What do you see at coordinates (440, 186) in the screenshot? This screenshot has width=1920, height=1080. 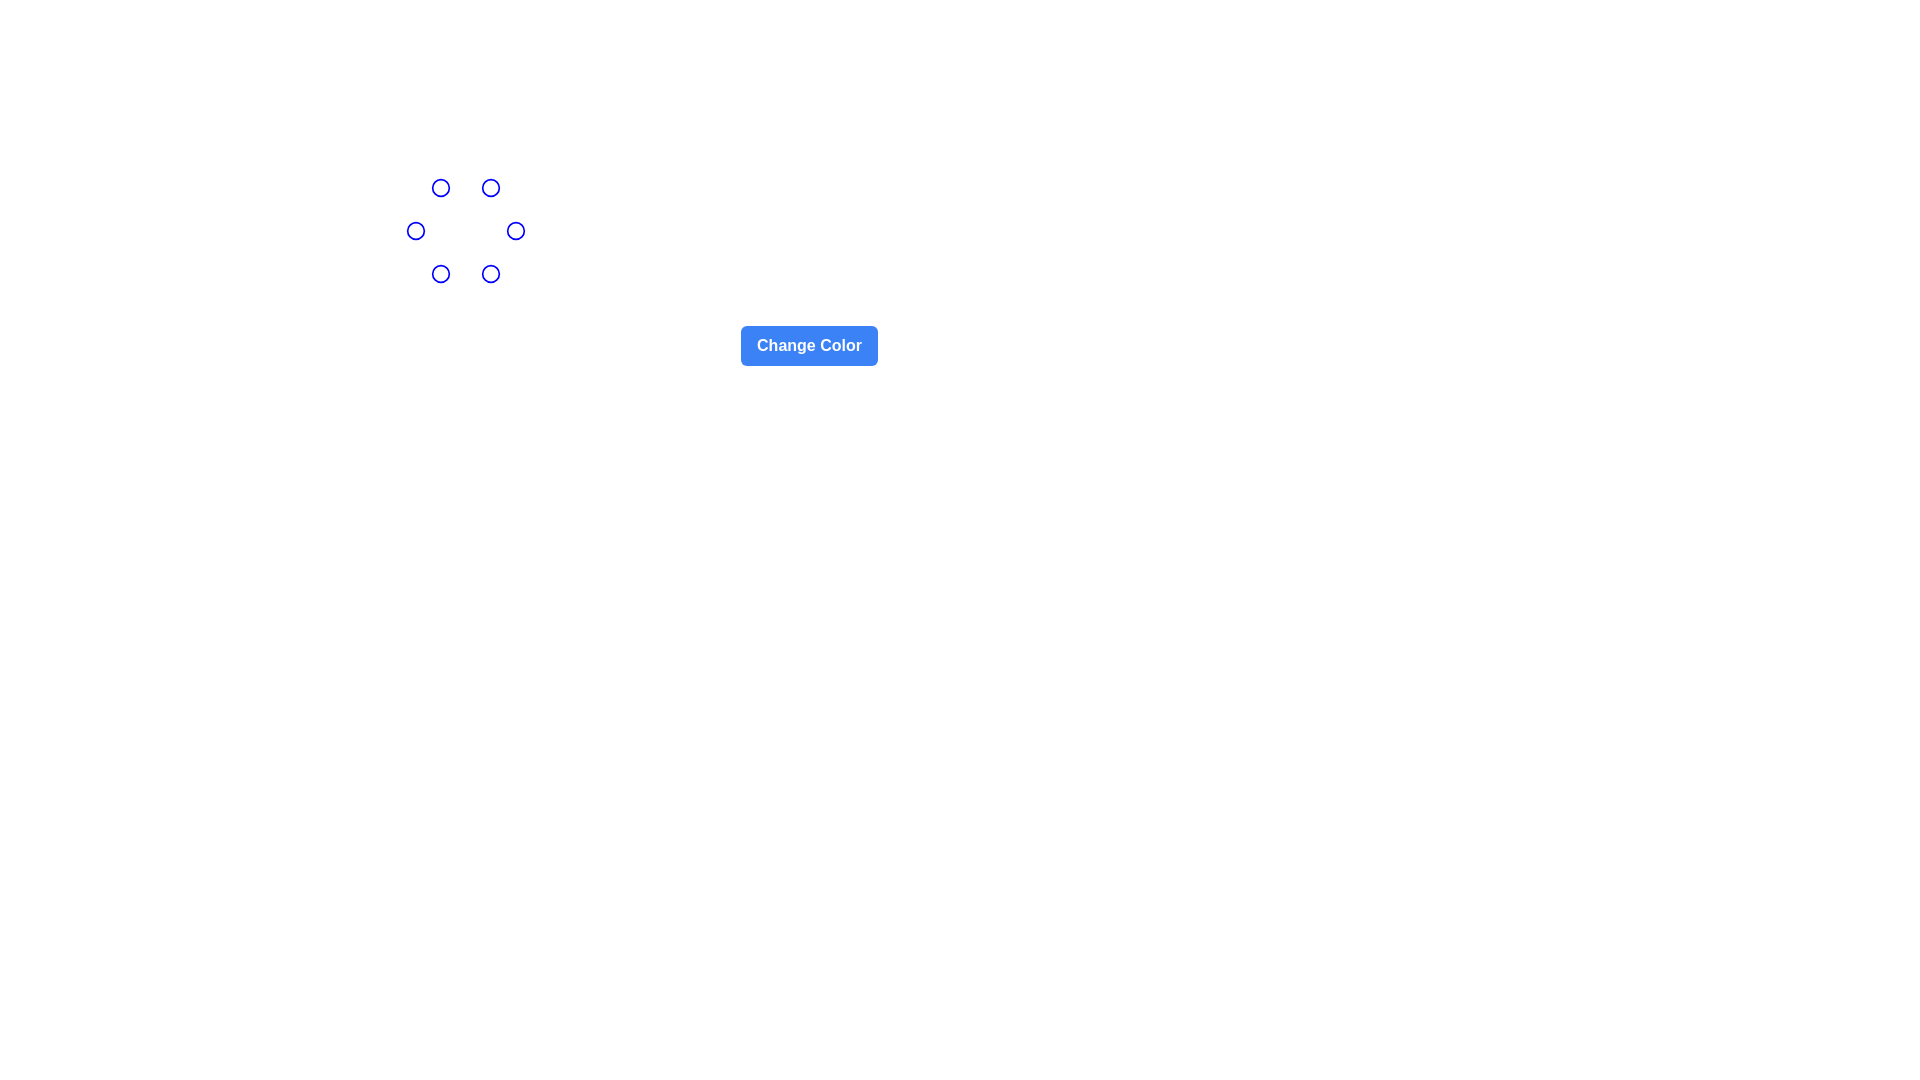 I see `the Decorative Circle, which is the first element in a grouping of circles located at the top-left area of the interface` at bounding box center [440, 186].